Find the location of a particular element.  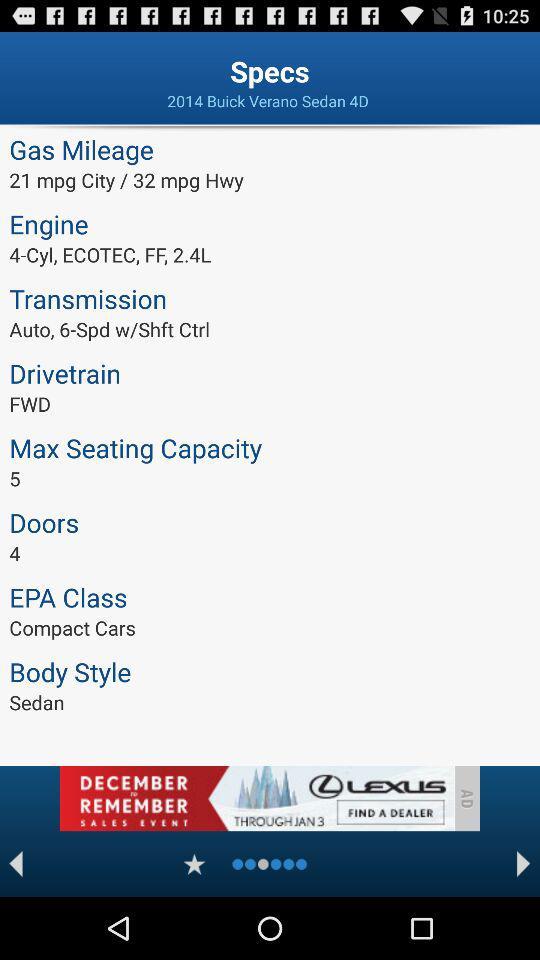

rate is located at coordinates (194, 863).